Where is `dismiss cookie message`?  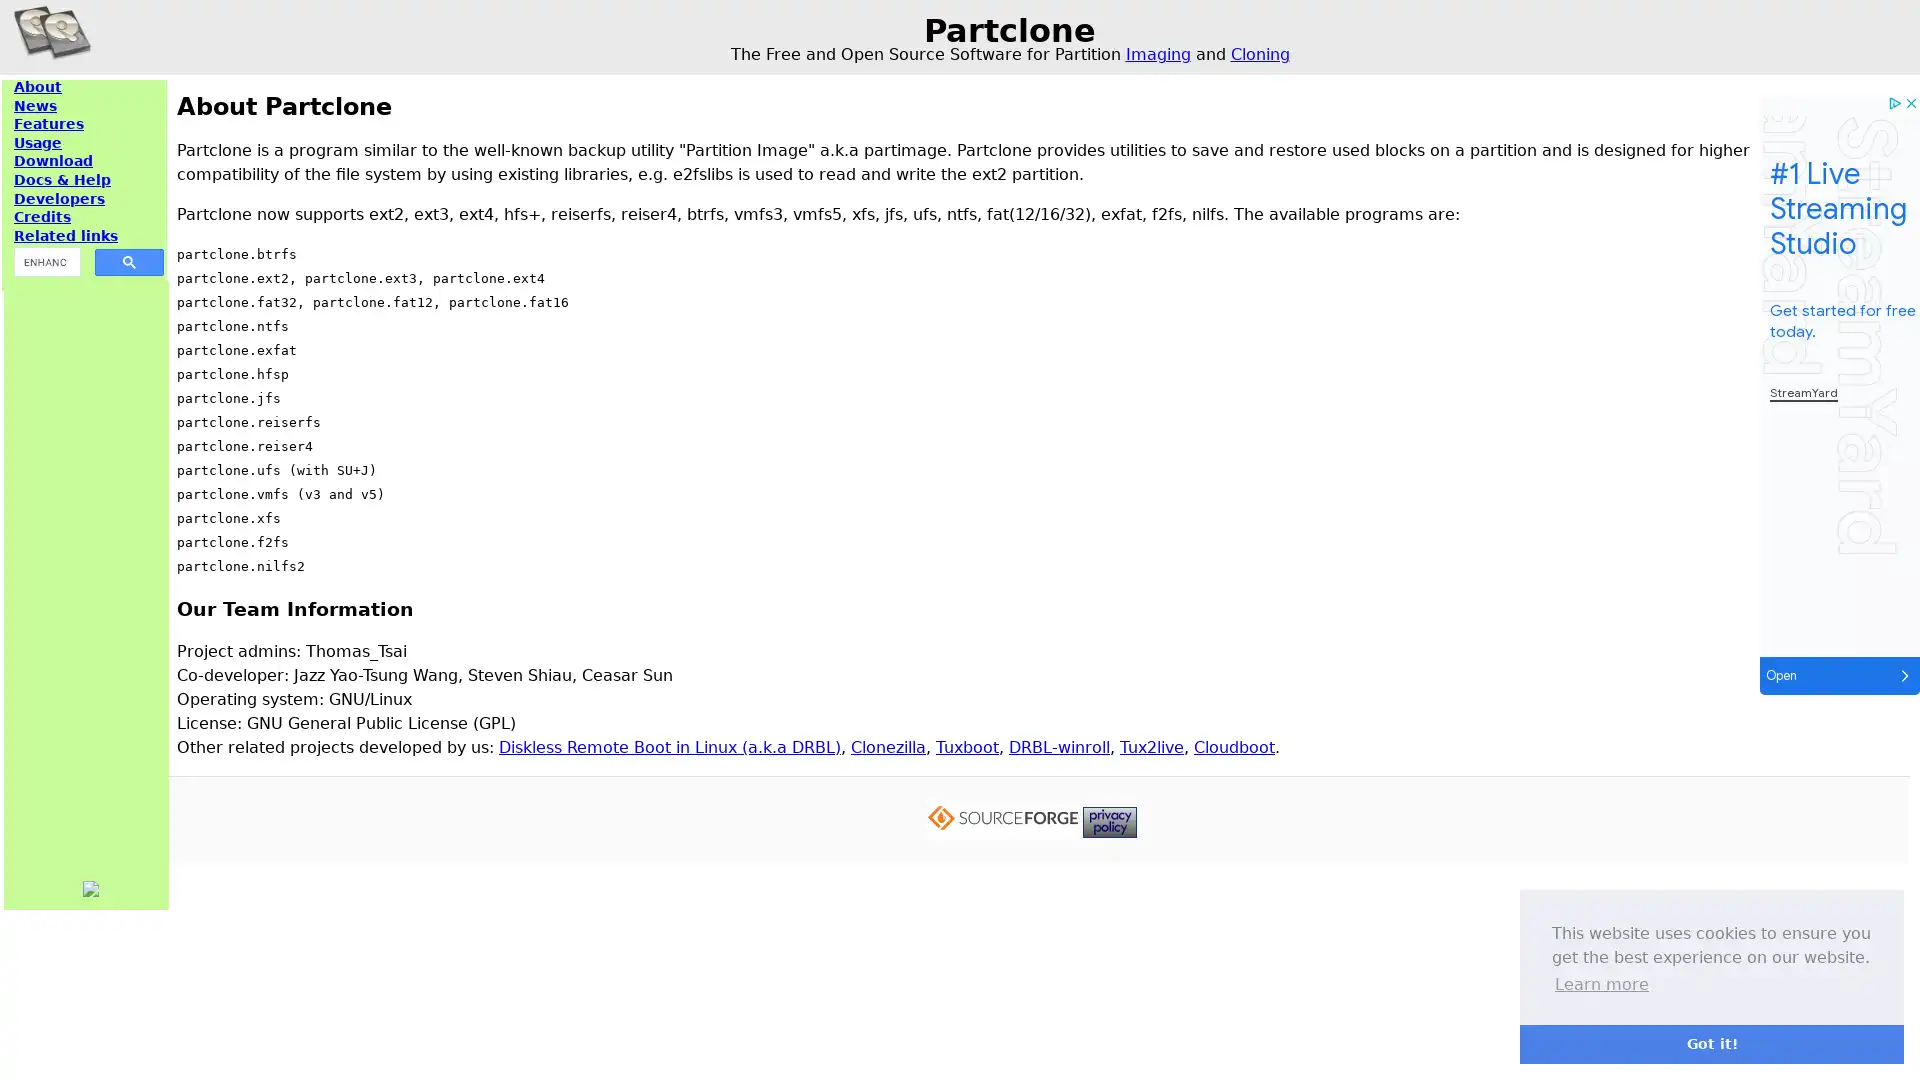
dismiss cookie message is located at coordinates (1711, 1043).